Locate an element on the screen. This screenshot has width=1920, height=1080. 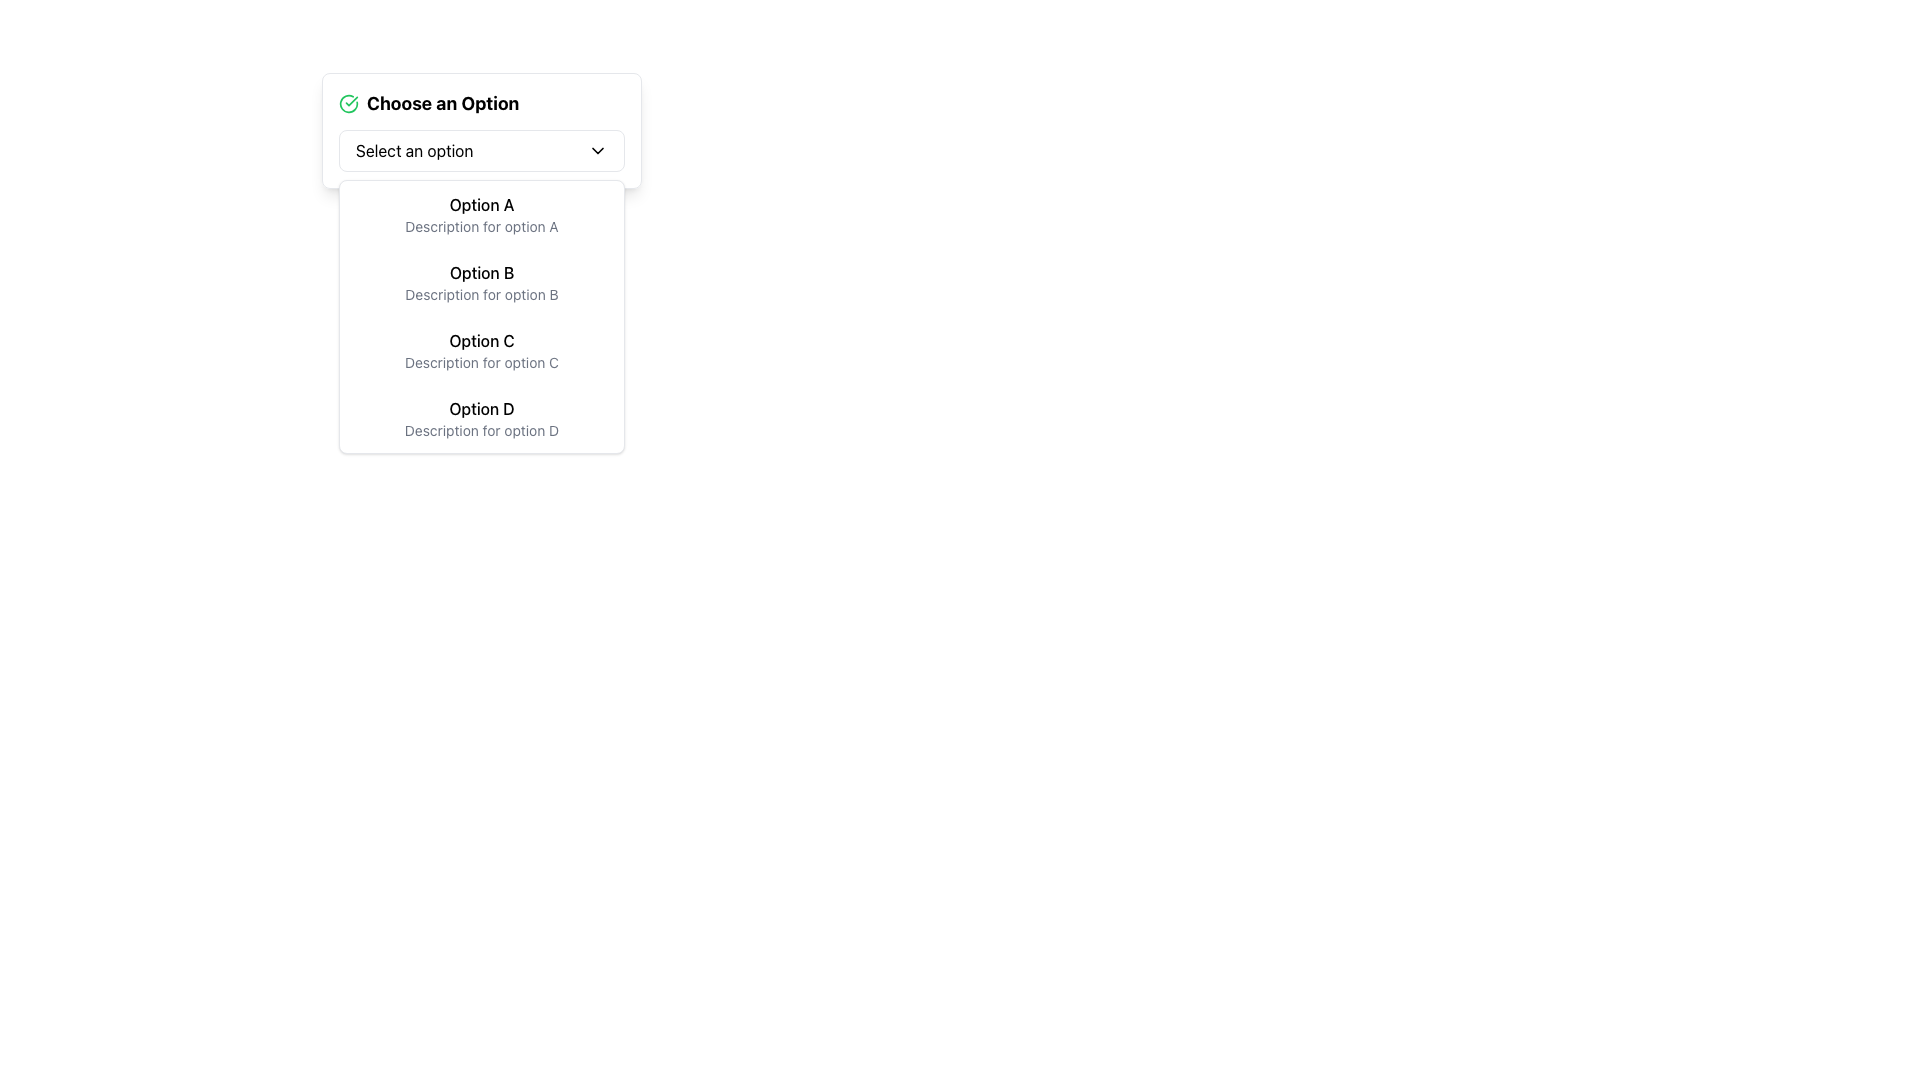
text label positioned to the right of a green check icon and above the dropdown menu labeled 'Select an option' is located at coordinates (442, 104).